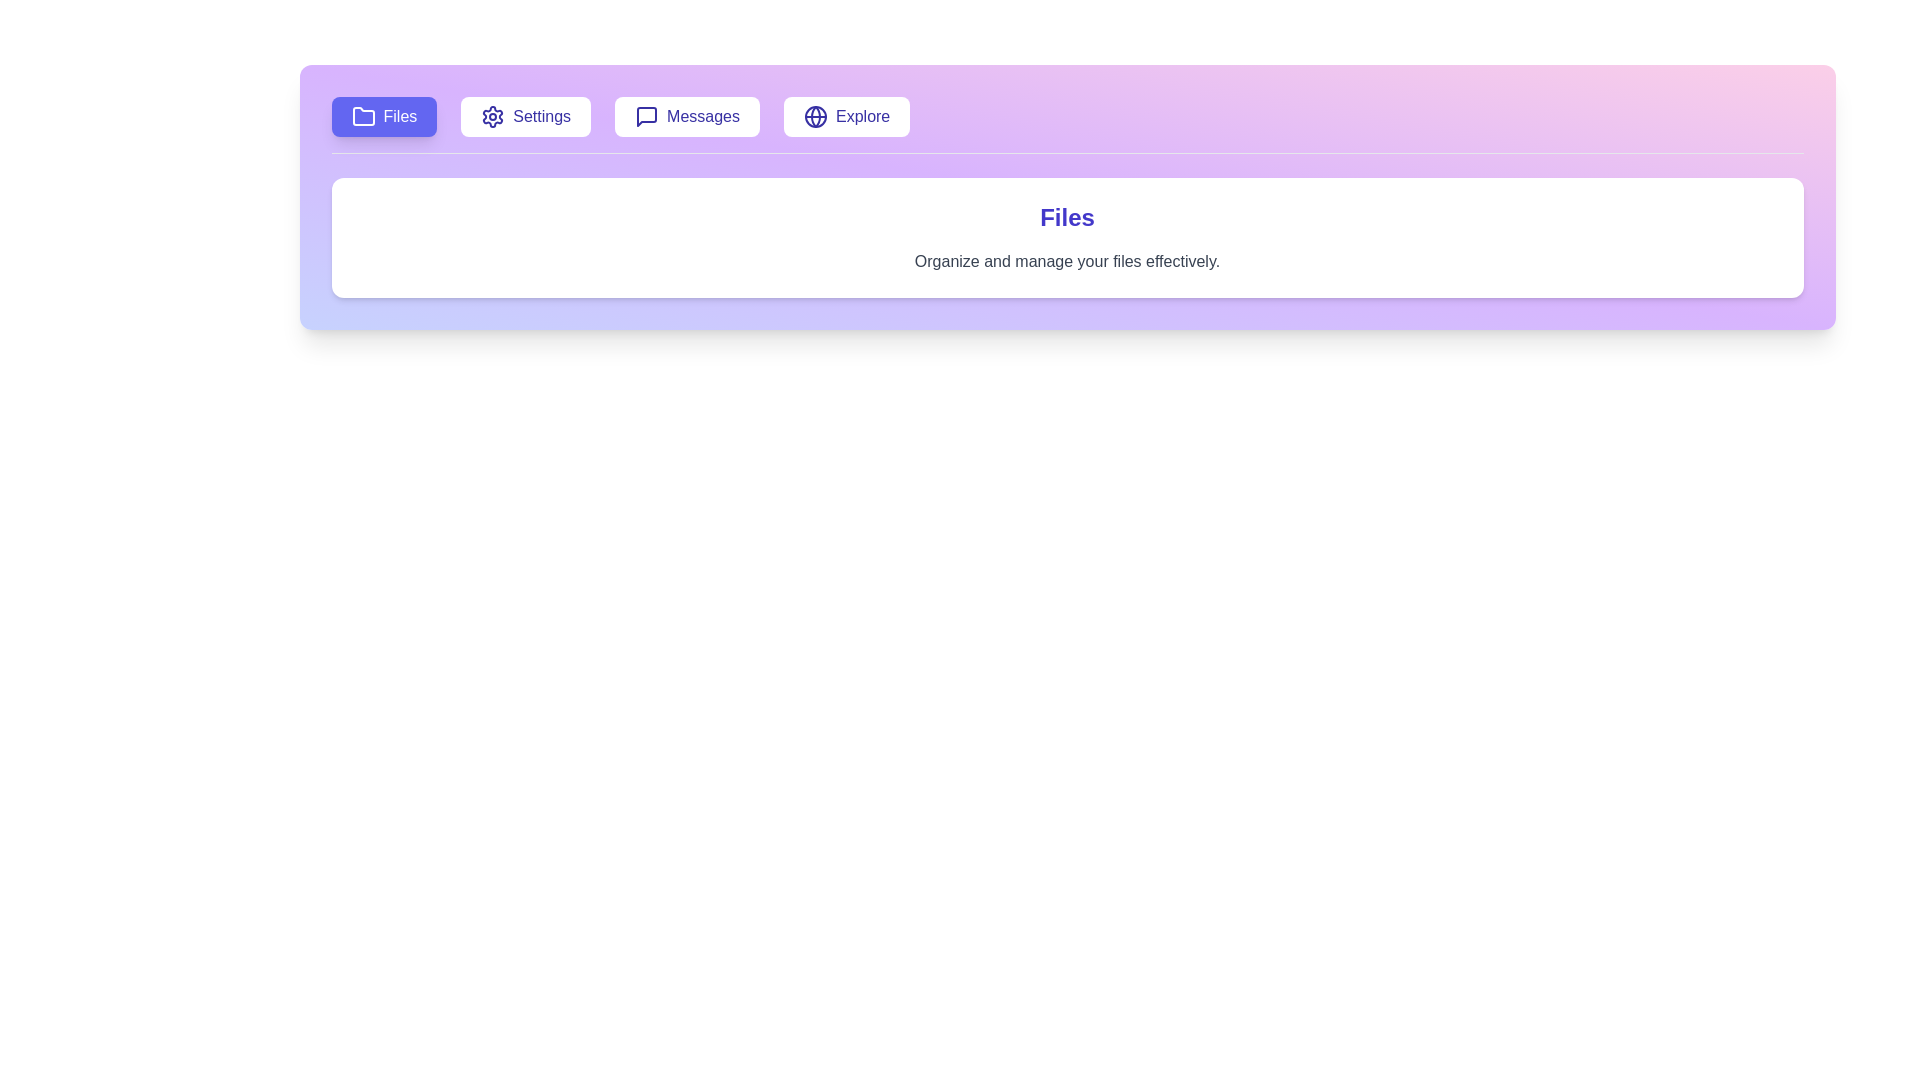 This screenshot has height=1080, width=1920. What do you see at coordinates (847, 116) in the screenshot?
I see `the tab labeled Explore` at bounding box center [847, 116].